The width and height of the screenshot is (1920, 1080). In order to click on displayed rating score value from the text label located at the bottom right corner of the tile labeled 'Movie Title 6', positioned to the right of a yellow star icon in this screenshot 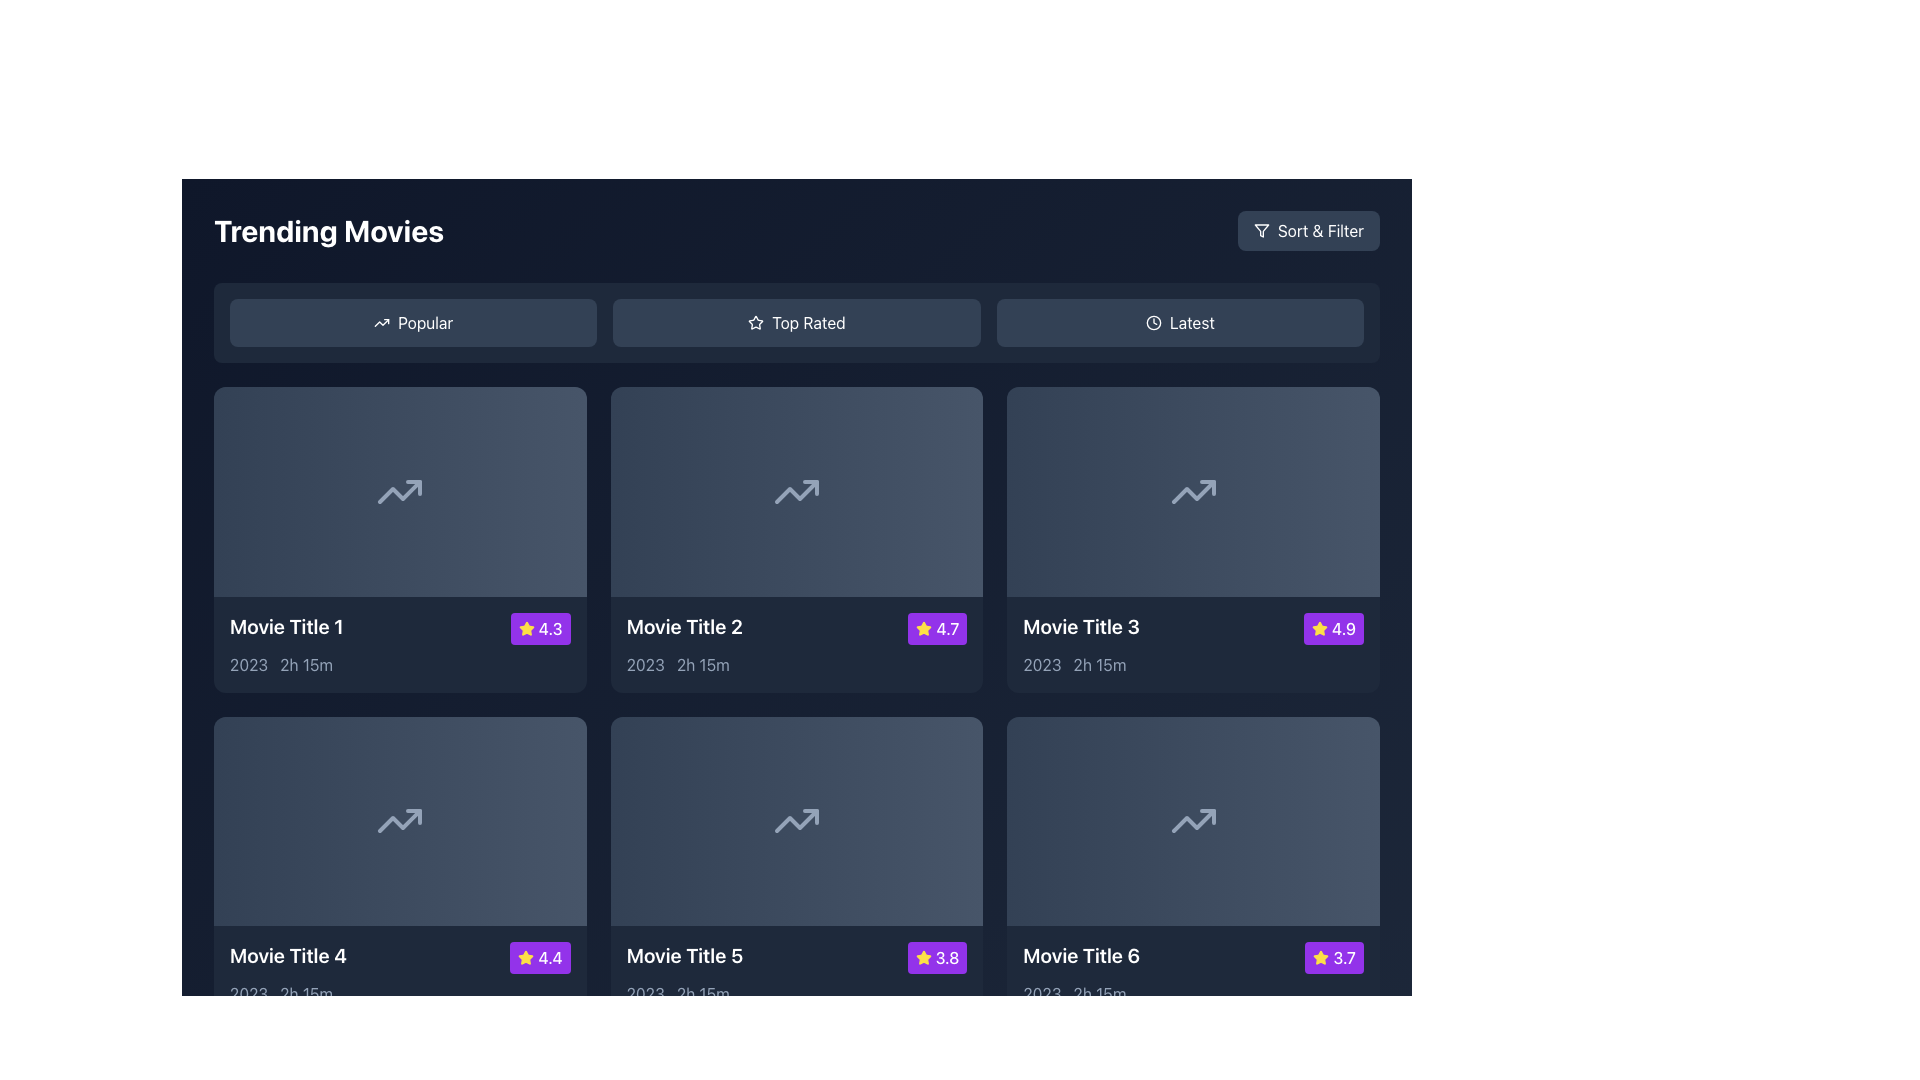, I will do `click(1344, 957)`.